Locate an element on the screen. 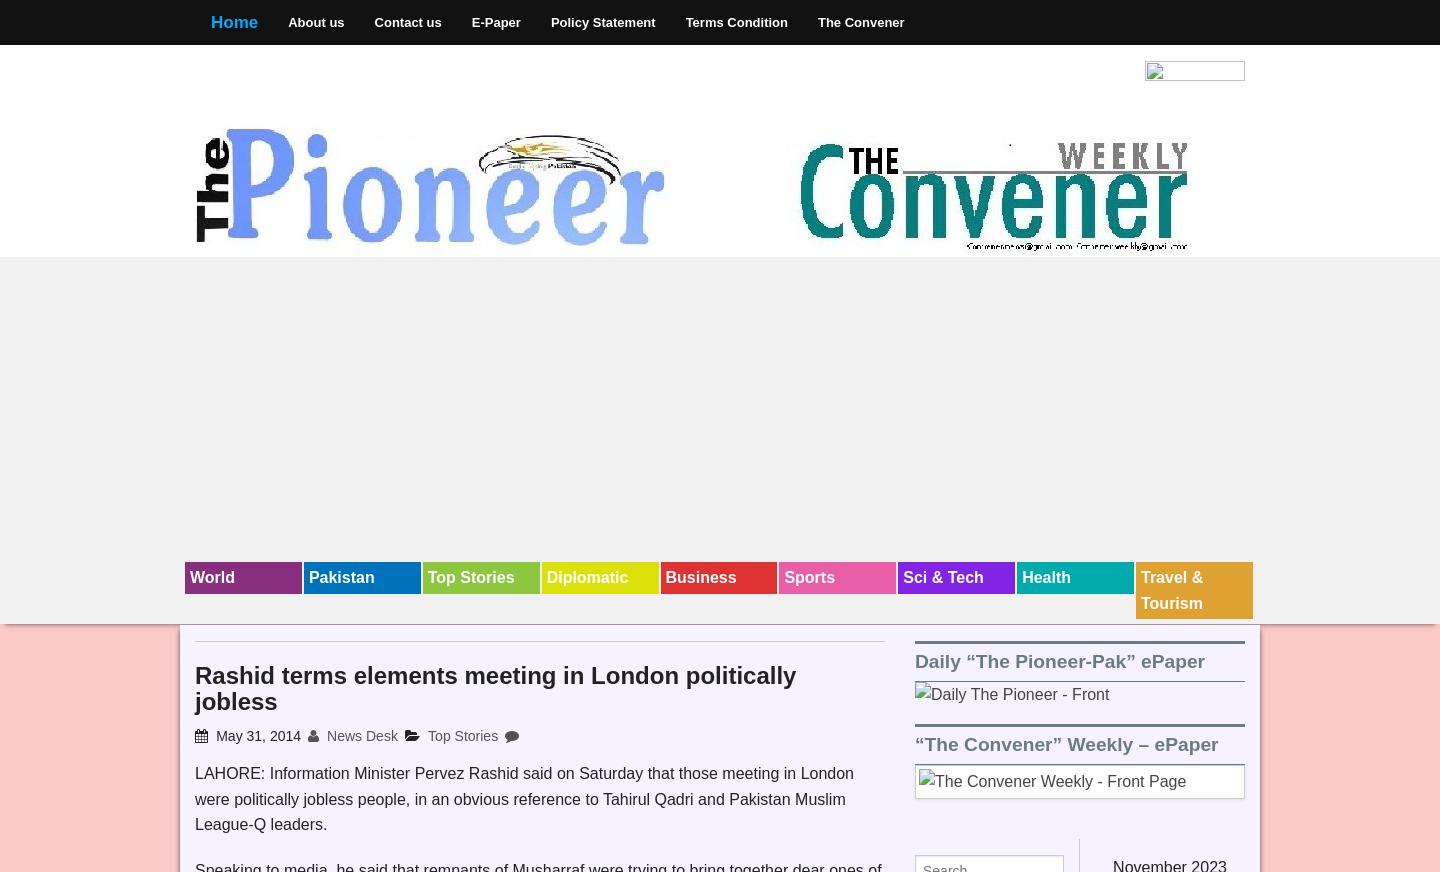  'Daily “The Pioneer-Pak” ePaper' is located at coordinates (1059, 659).